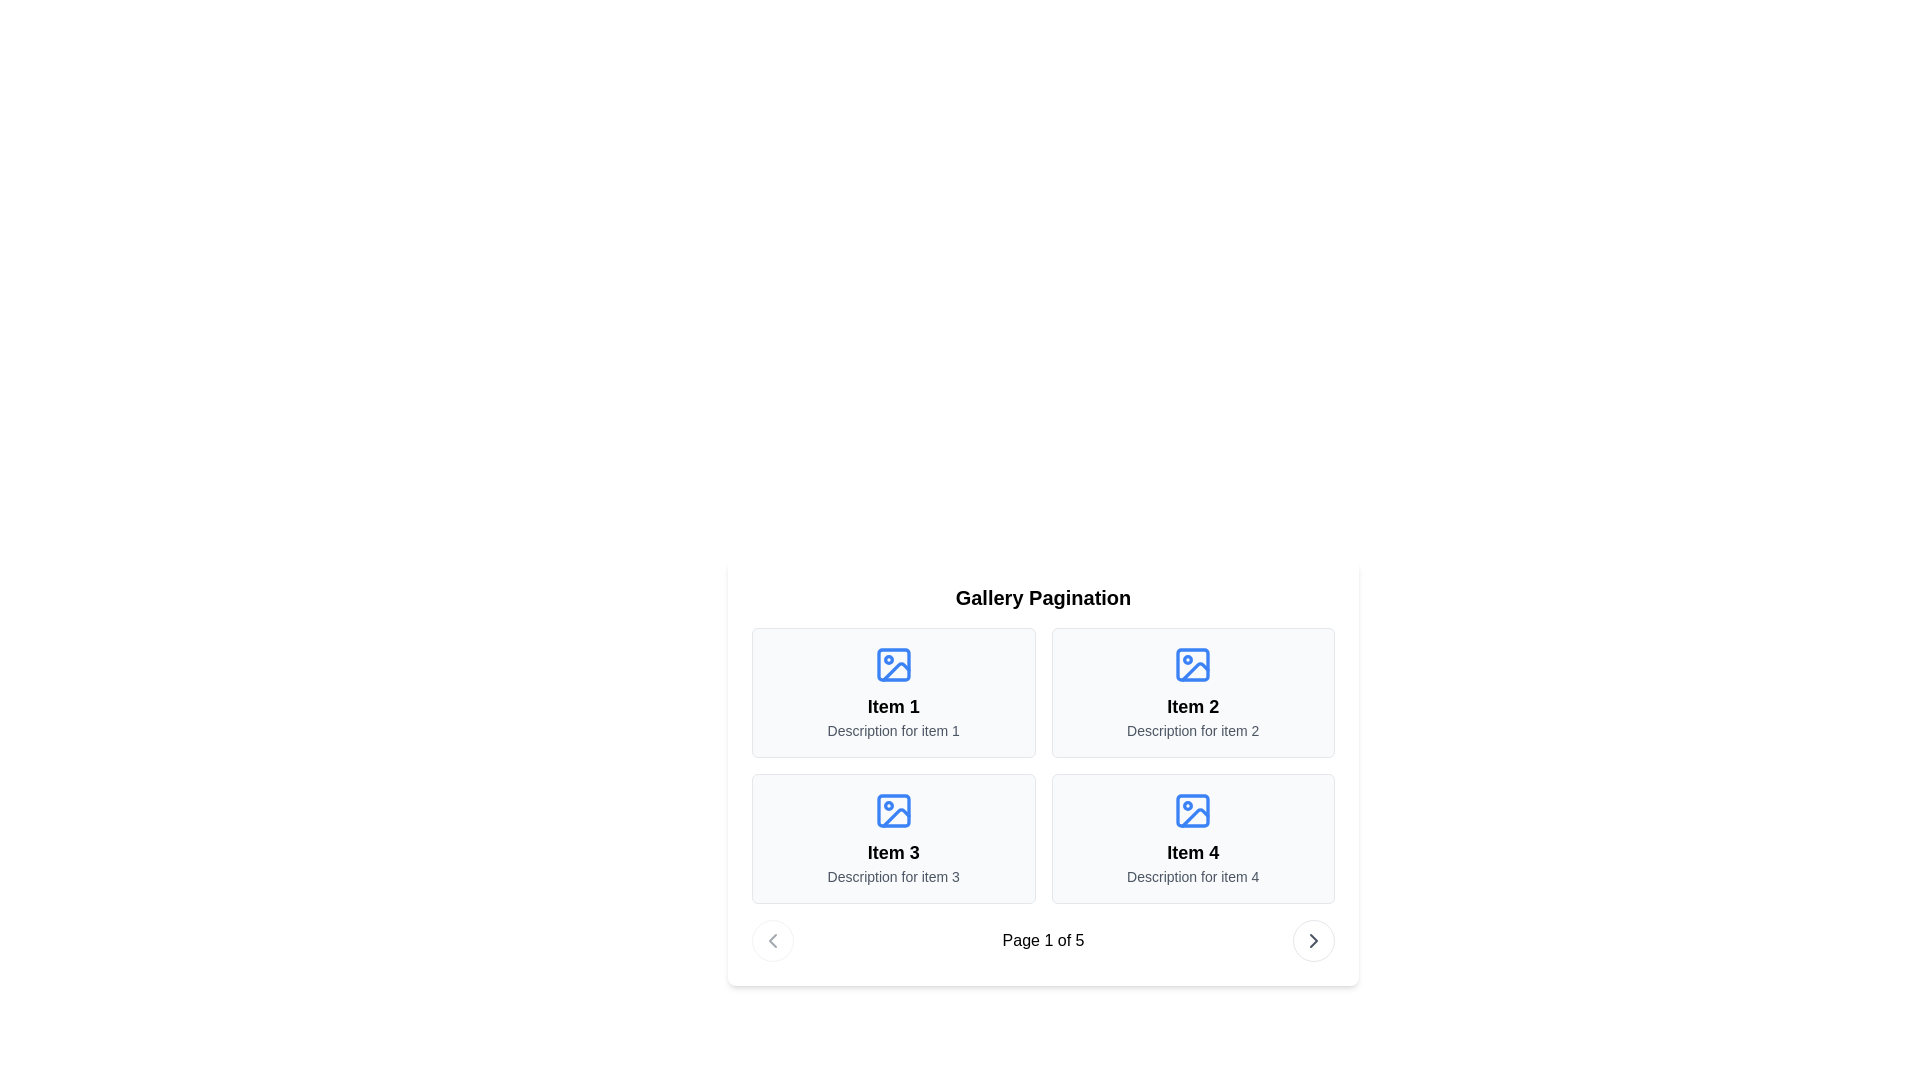  What do you see at coordinates (892, 731) in the screenshot?
I see `descriptive text label located at the bottom section of the card associated with 'Item 1'` at bounding box center [892, 731].